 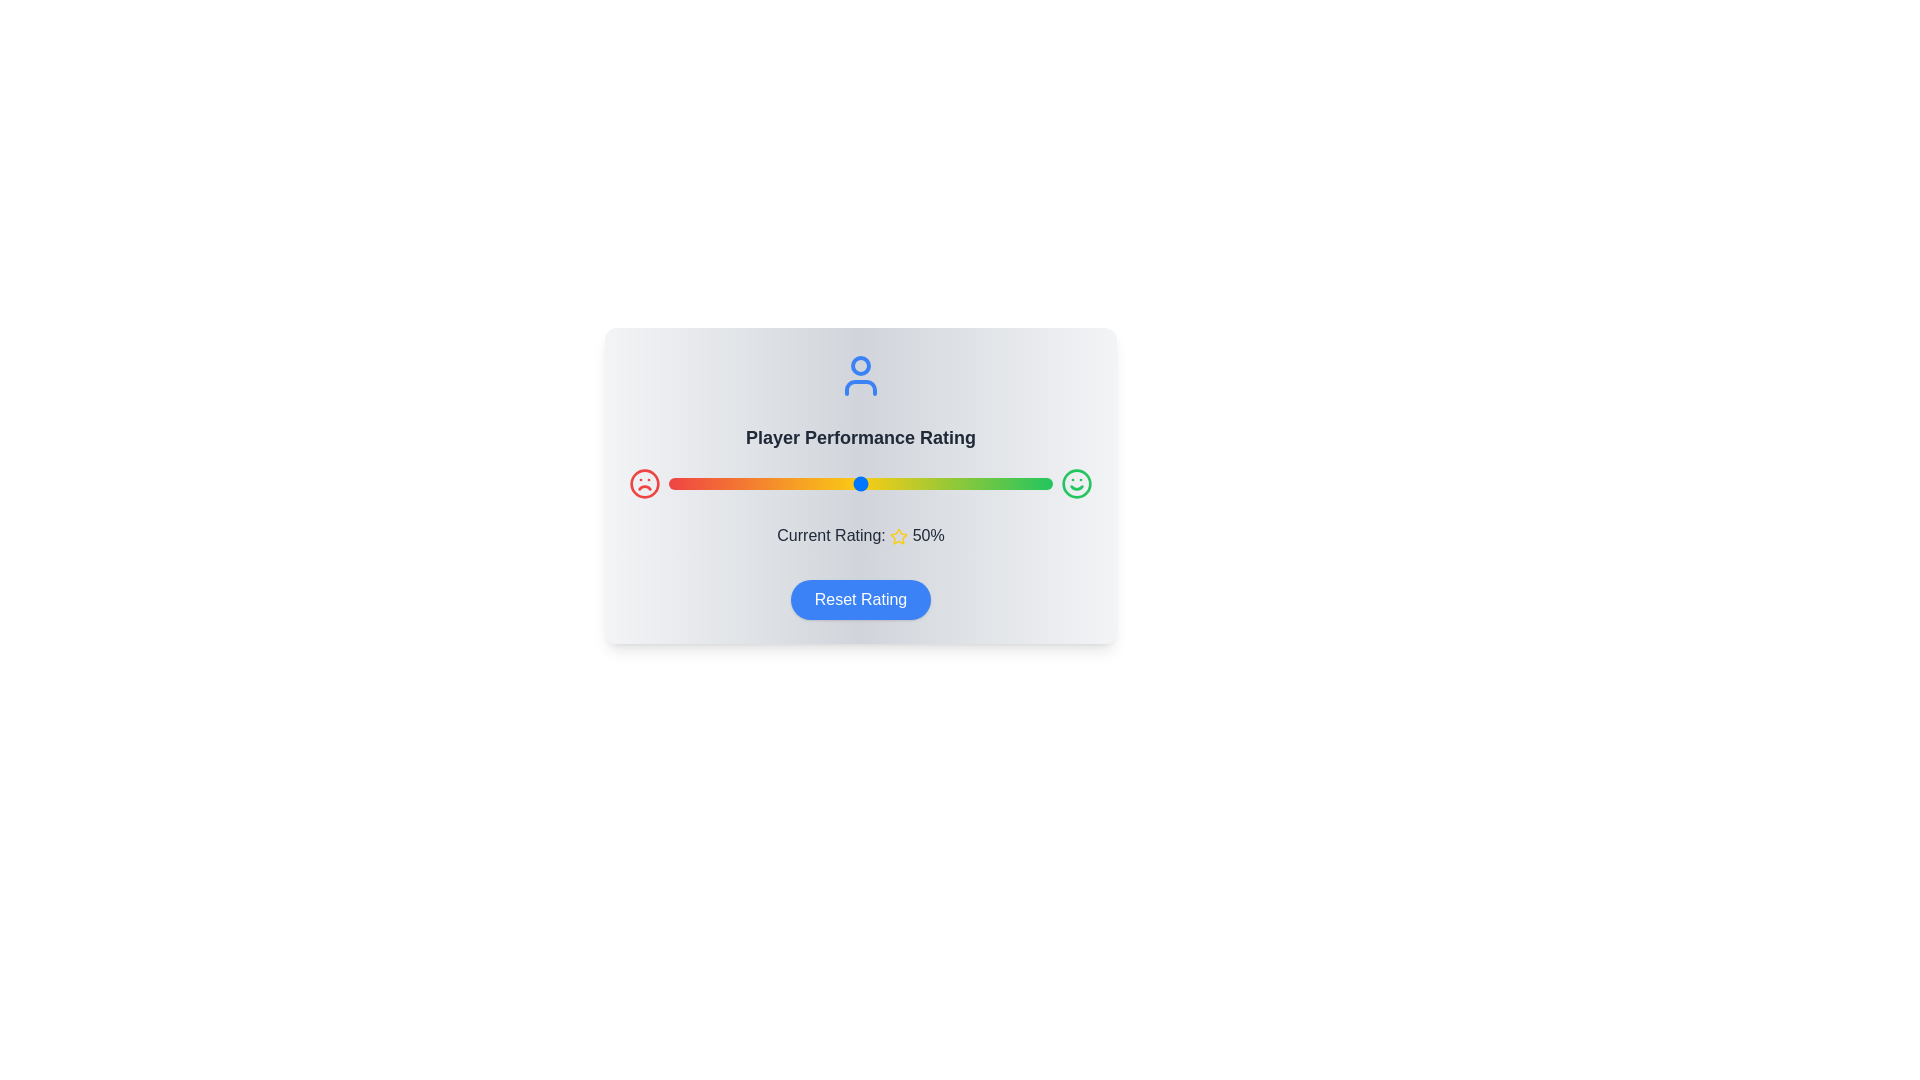 What do you see at coordinates (940, 483) in the screenshot?
I see `the rating slider to 71%` at bounding box center [940, 483].